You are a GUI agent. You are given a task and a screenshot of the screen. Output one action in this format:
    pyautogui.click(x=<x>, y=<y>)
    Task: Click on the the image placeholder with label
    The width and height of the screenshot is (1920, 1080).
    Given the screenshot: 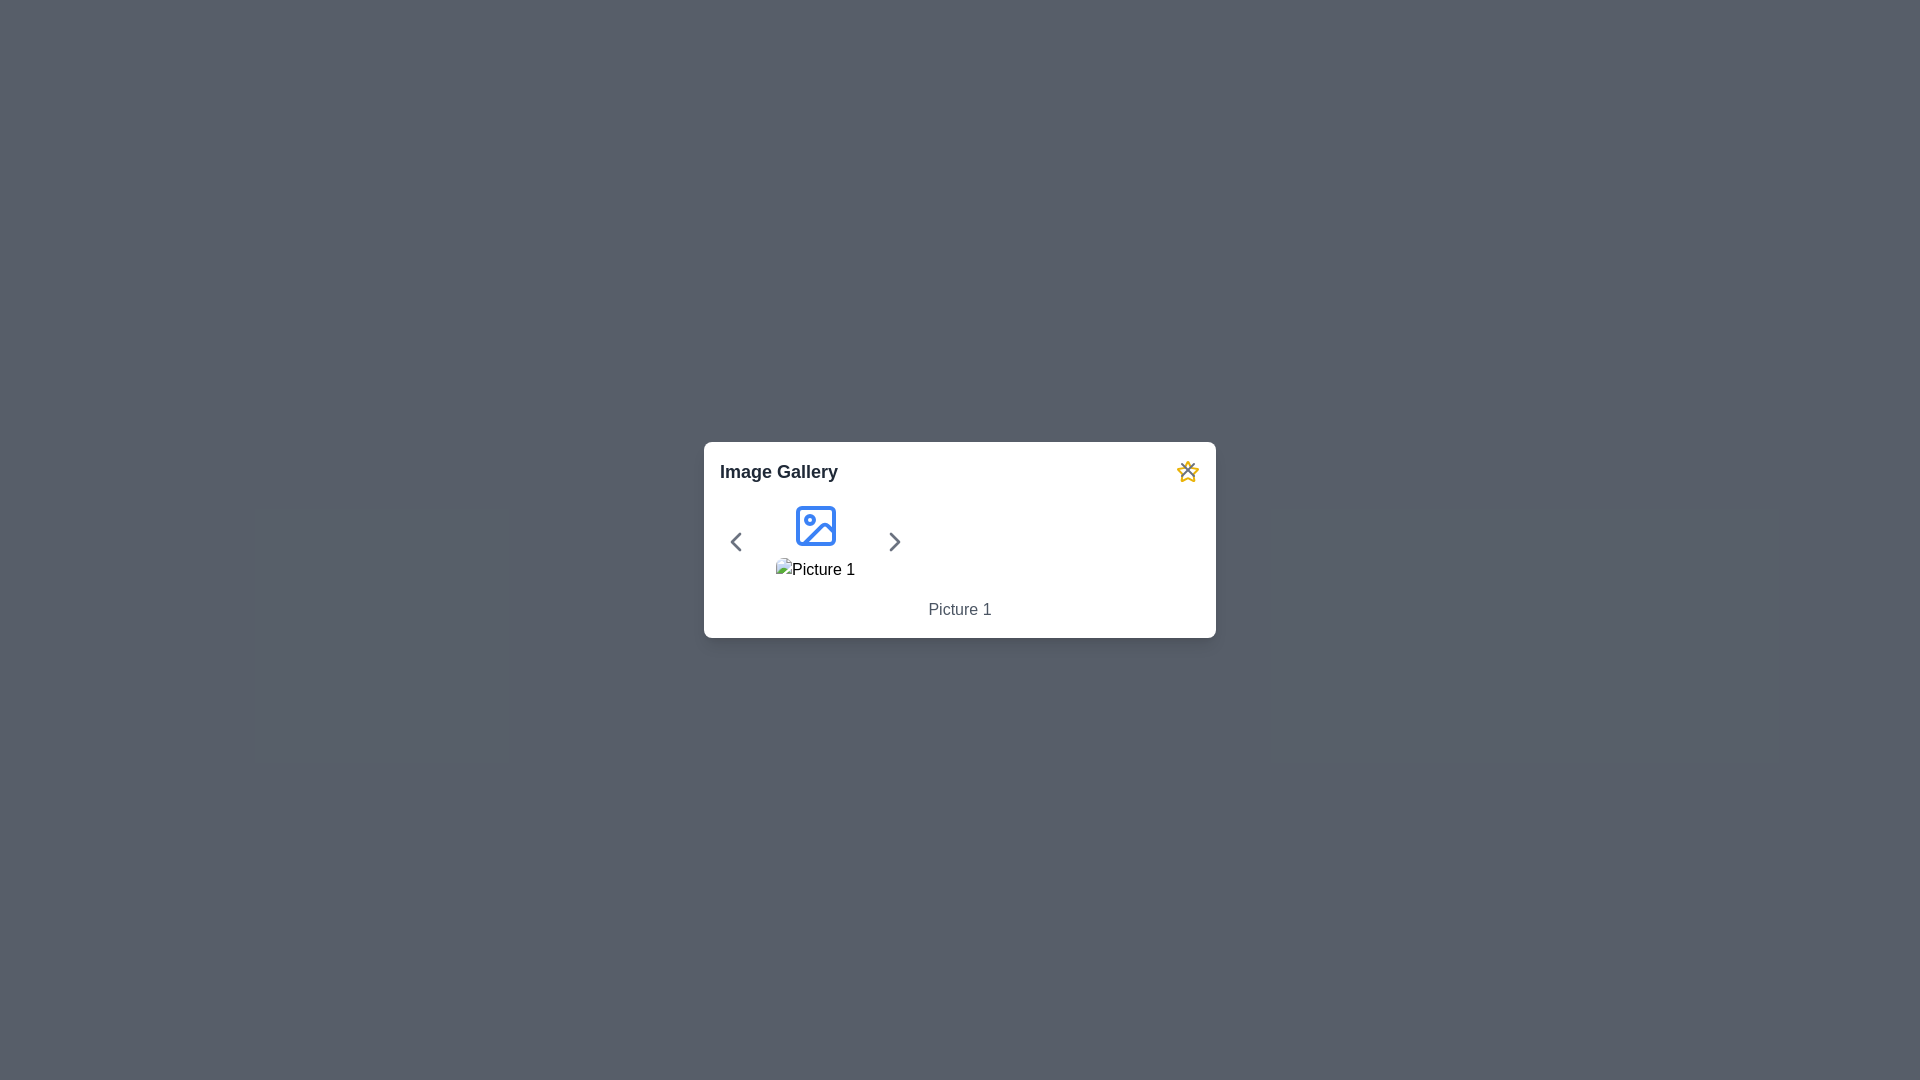 What is the action you would take?
    pyautogui.click(x=815, y=542)
    